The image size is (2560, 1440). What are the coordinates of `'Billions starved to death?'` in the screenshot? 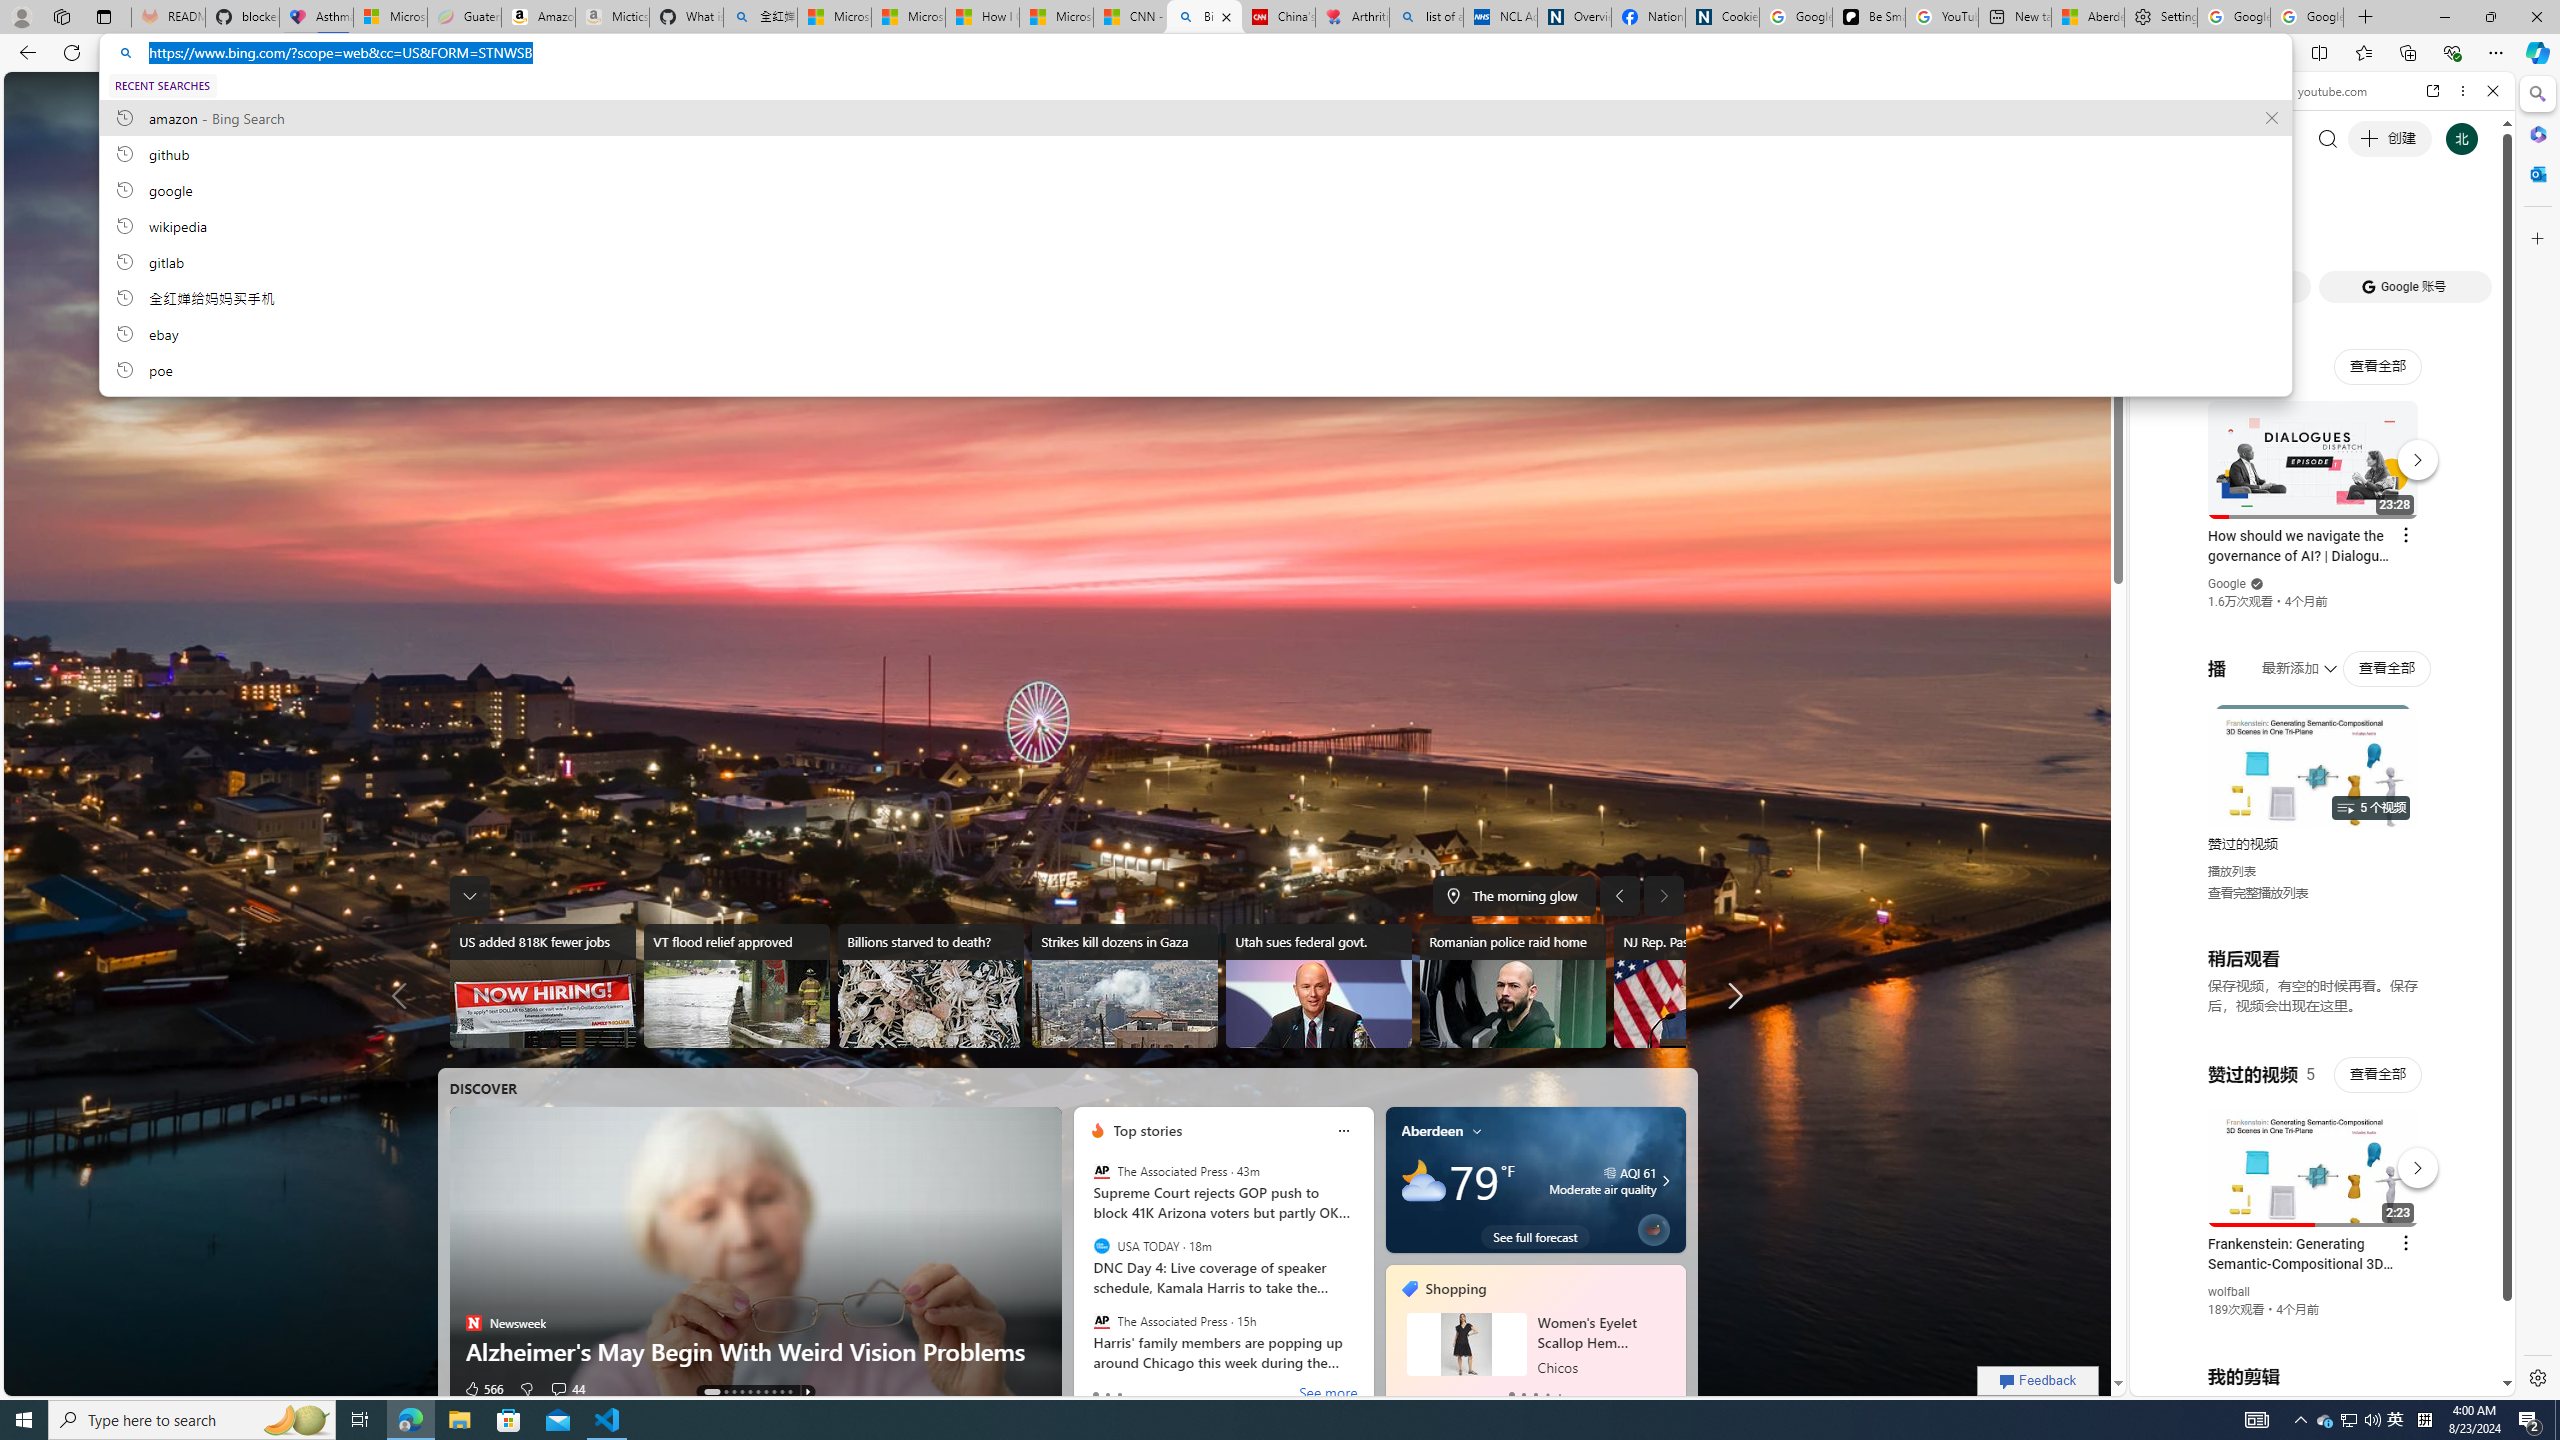 It's located at (929, 985).